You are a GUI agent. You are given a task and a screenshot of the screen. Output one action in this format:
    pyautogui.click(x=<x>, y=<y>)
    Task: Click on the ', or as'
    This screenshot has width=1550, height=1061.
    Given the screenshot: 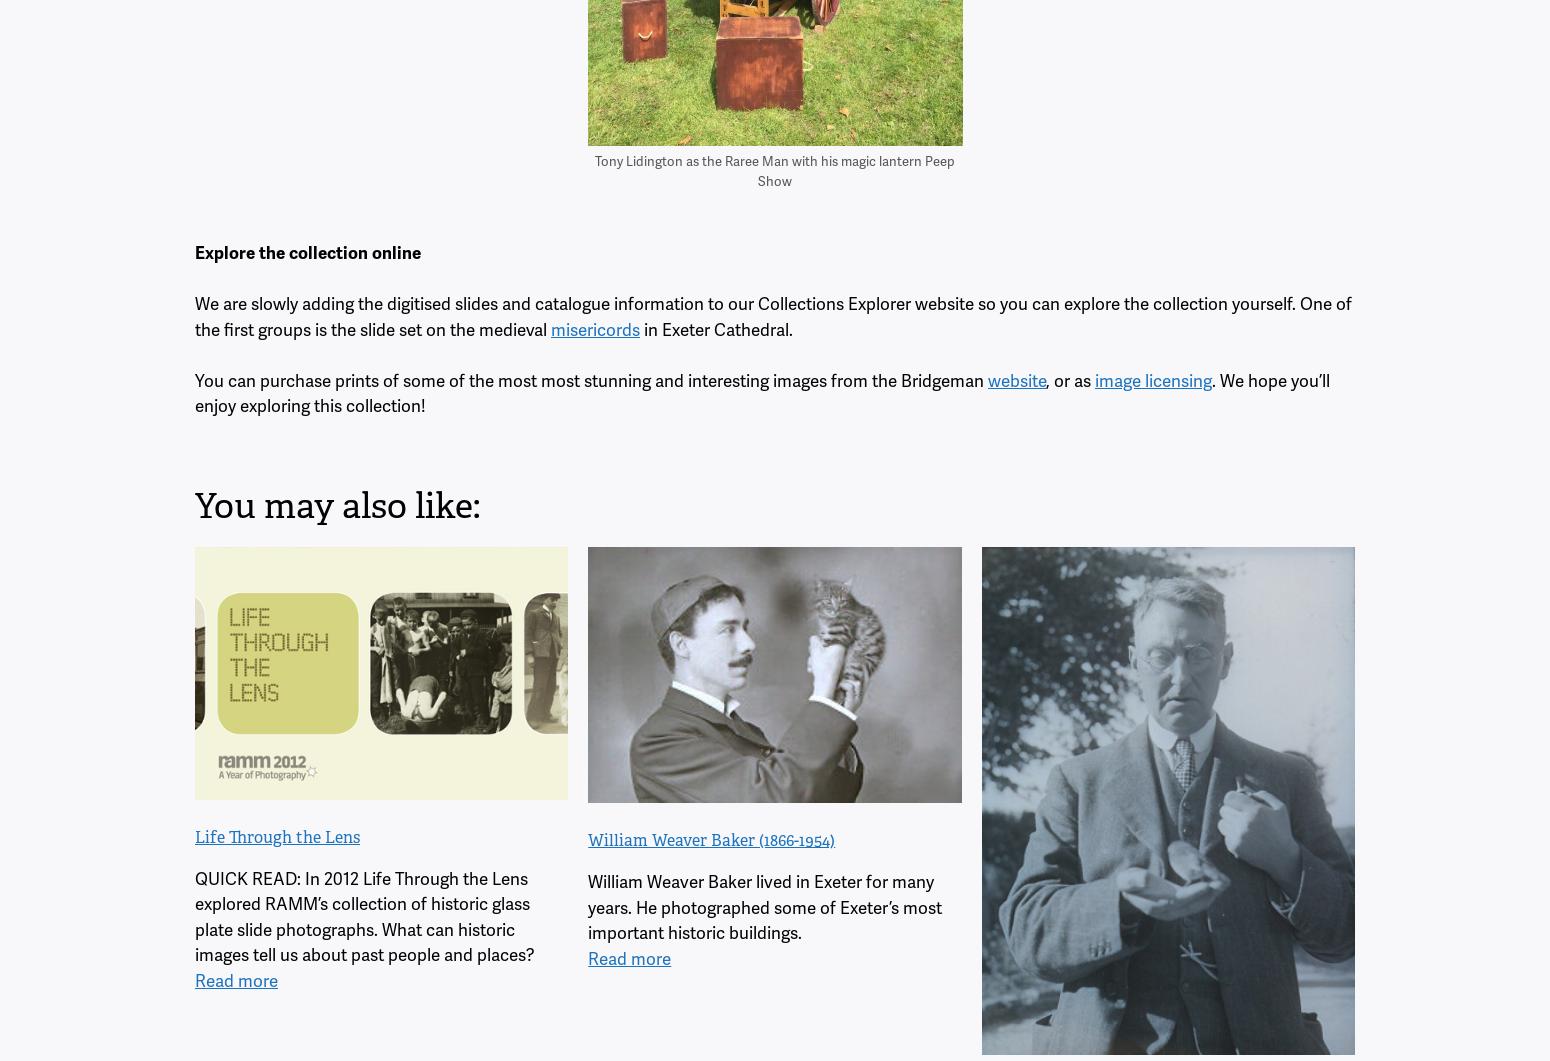 What is the action you would take?
    pyautogui.click(x=1070, y=380)
    